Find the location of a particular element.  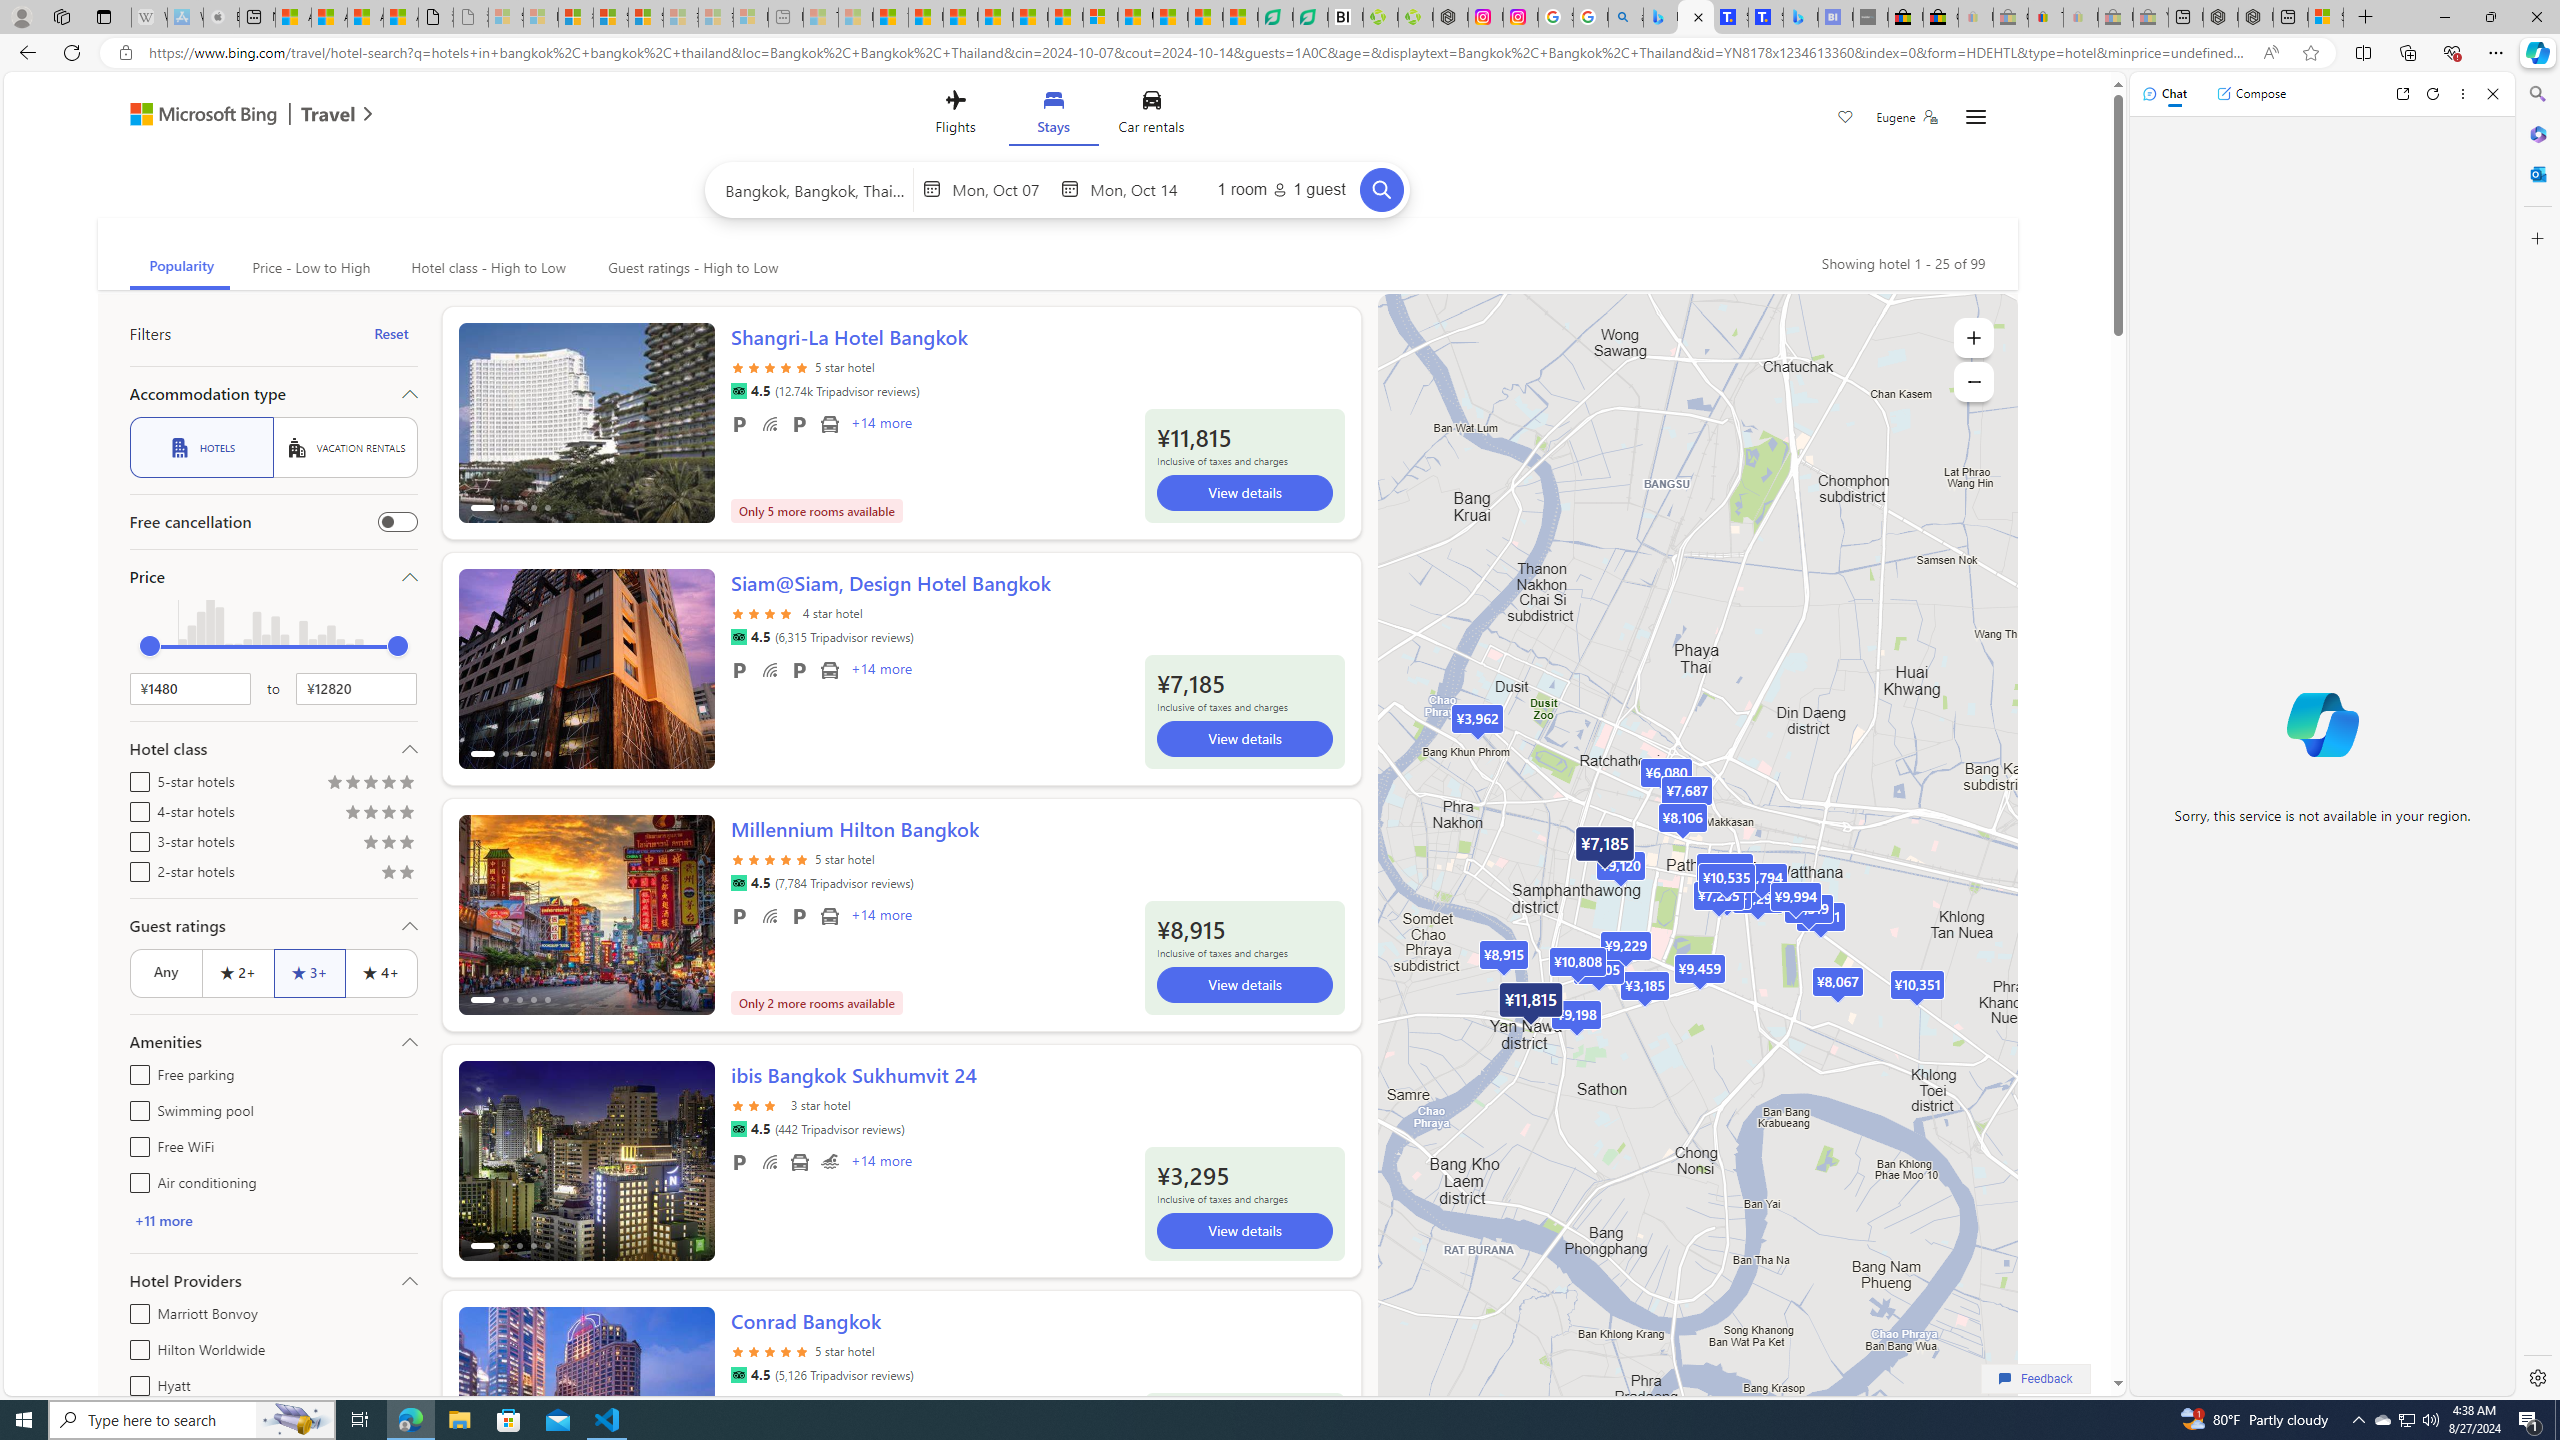

'Shangri-La Bangkok, Hotel reviews and Room rates' is located at coordinates (1765, 16).